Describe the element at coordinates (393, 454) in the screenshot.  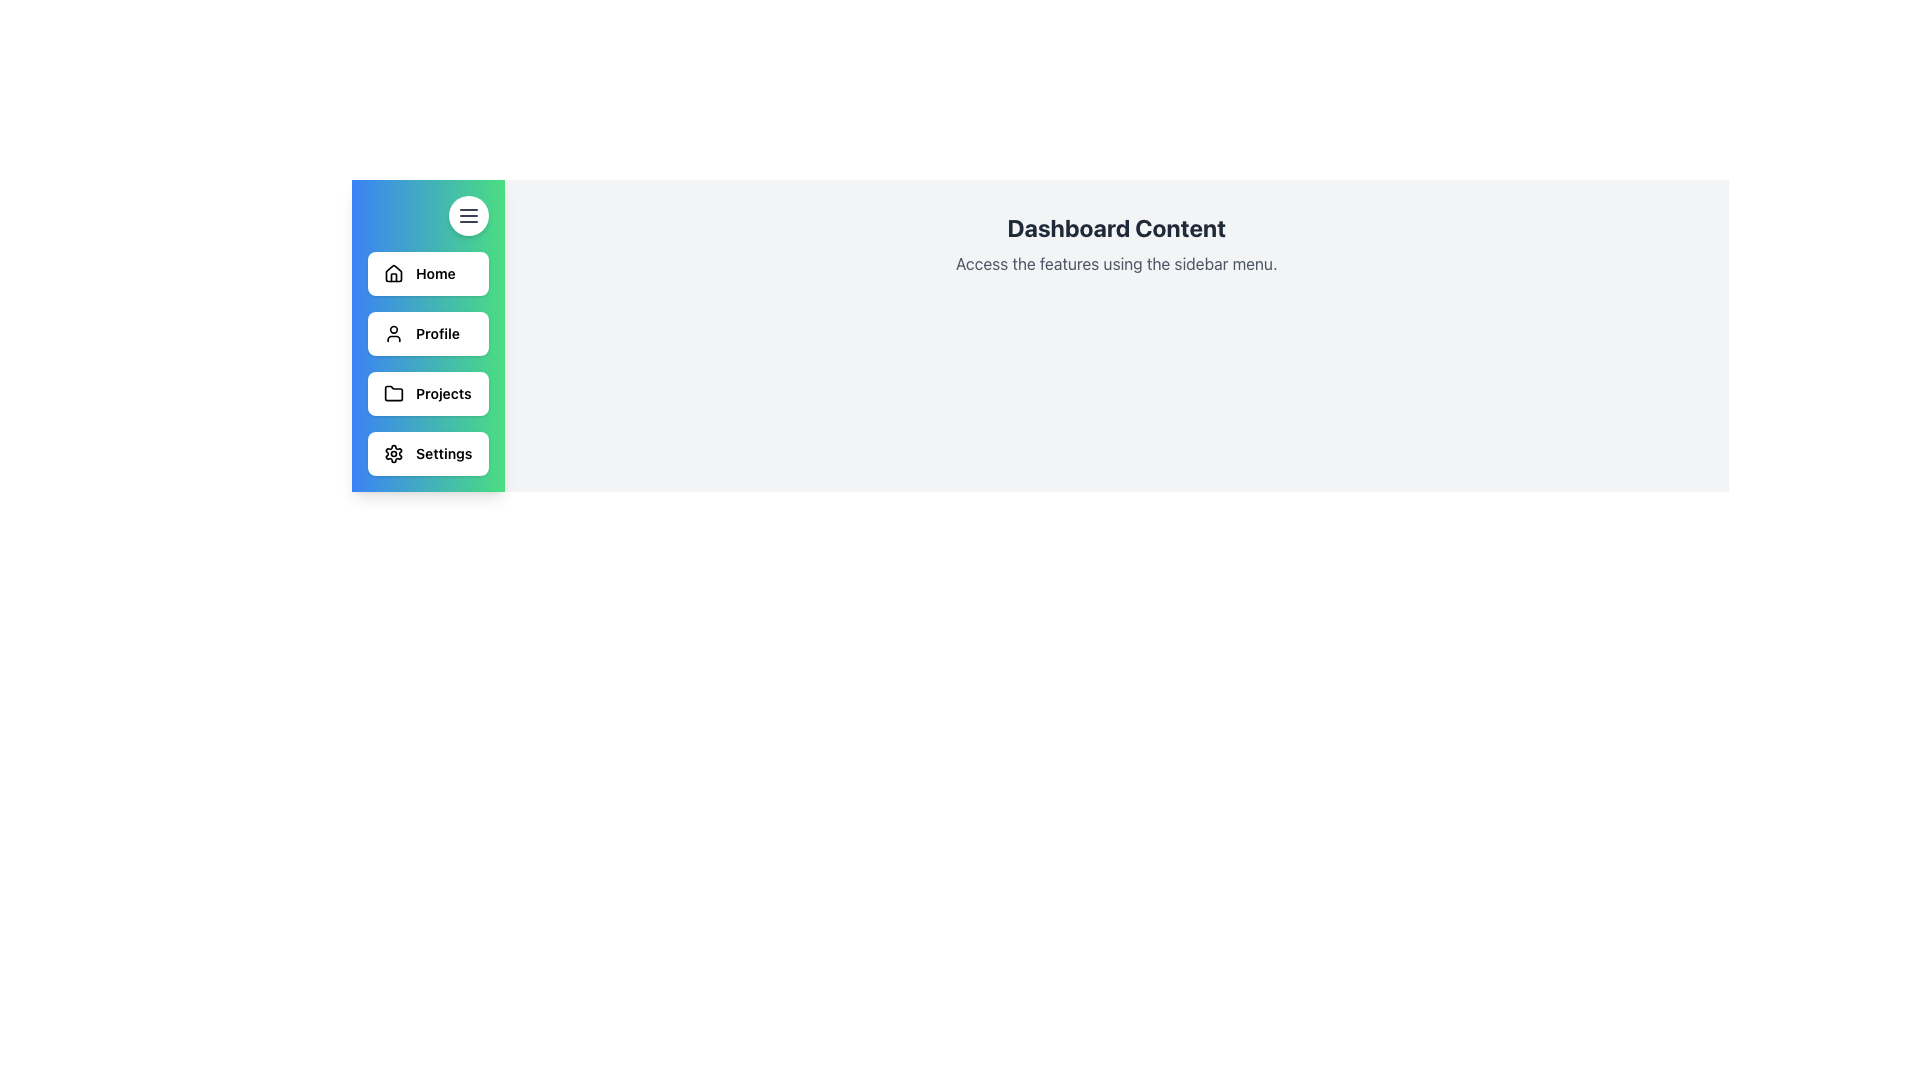
I see `the gear-shaped icon that represents settings in the sidebar navigation` at that location.